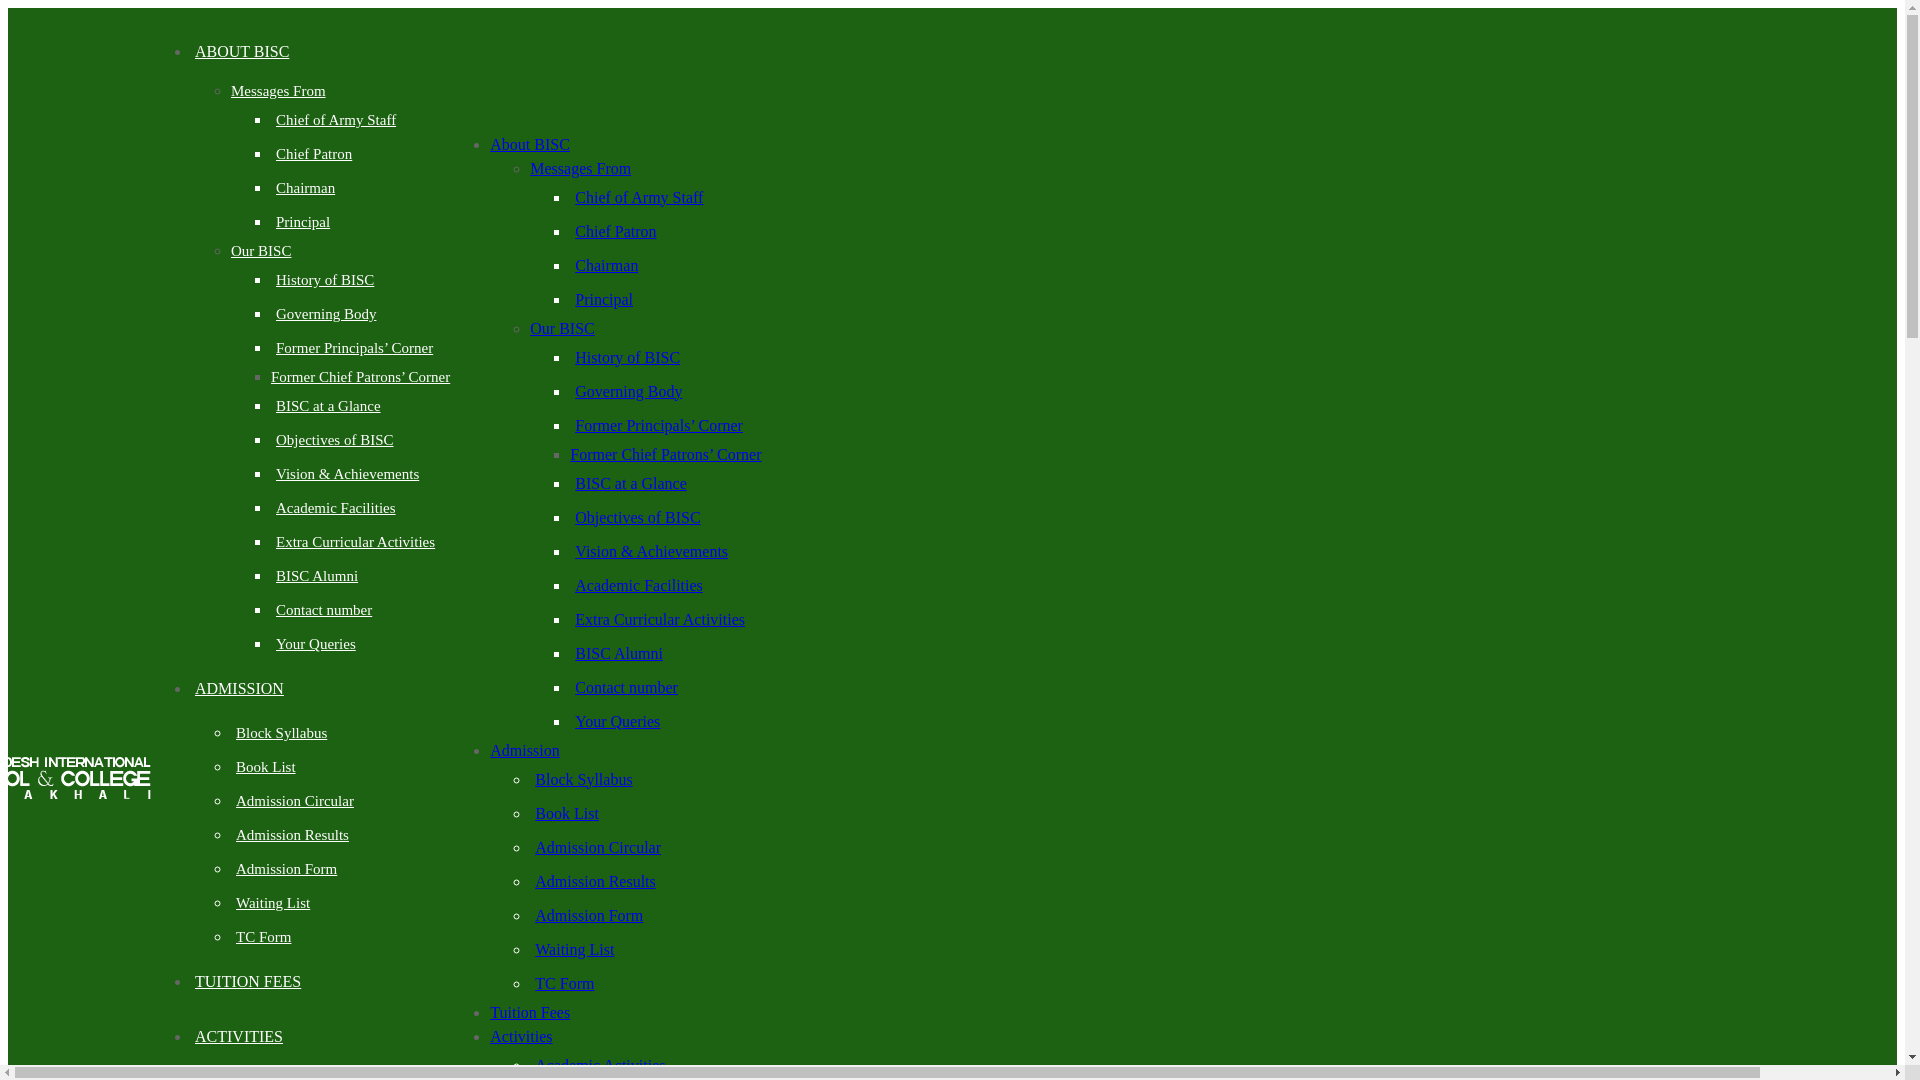  Describe the element at coordinates (660, 617) in the screenshot. I see `'Extra Curricular Activities'` at that location.